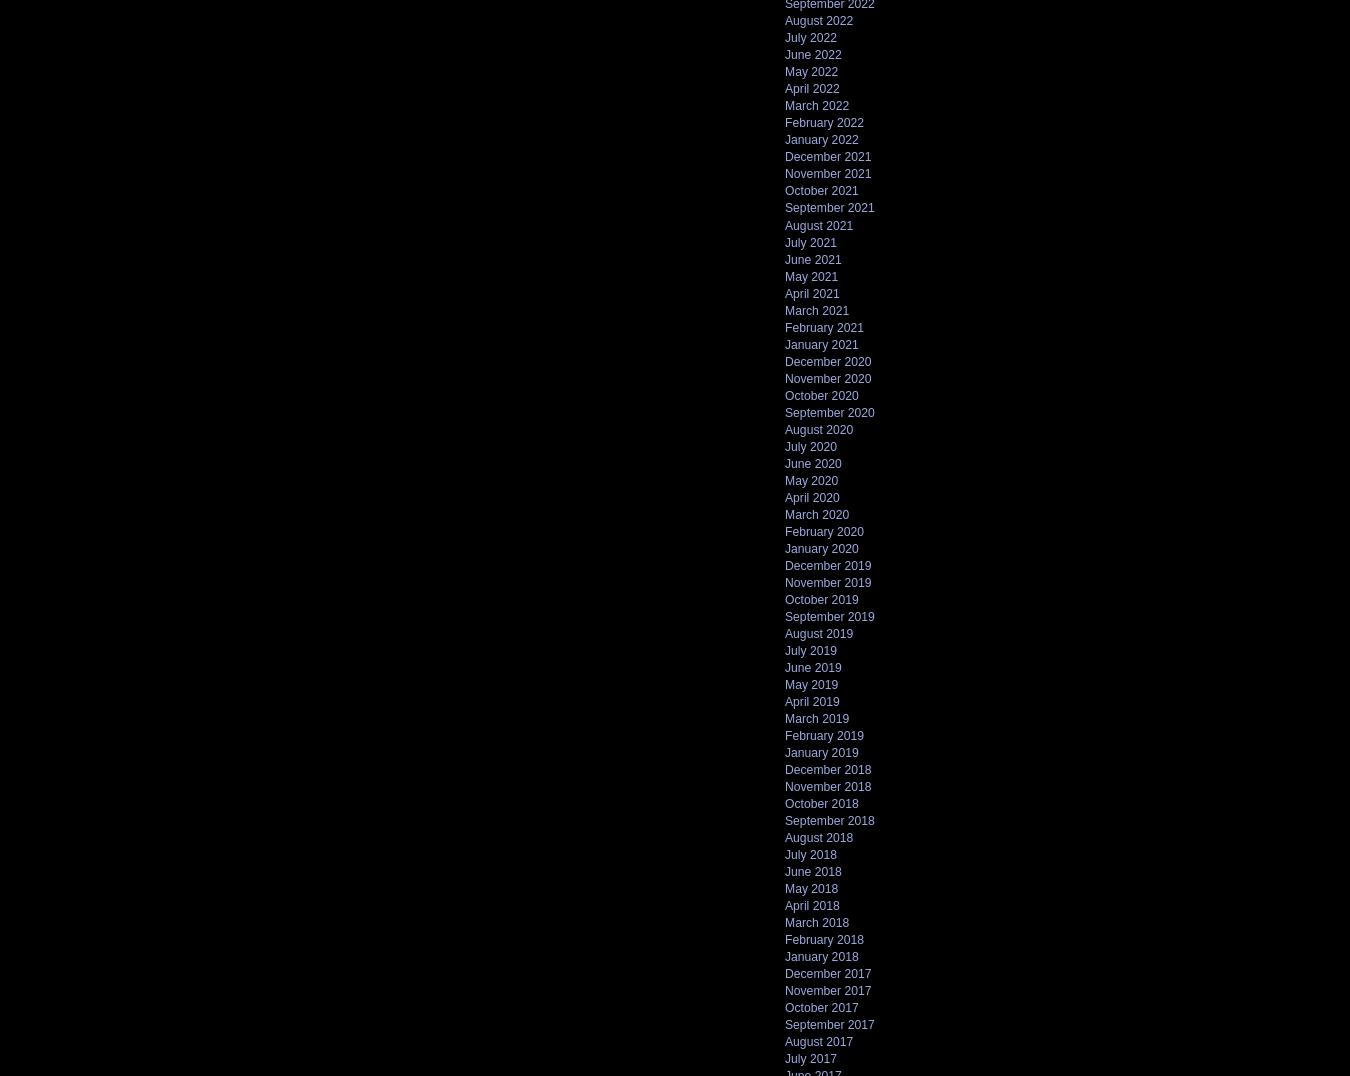  I want to click on 'September 2021', so click(829, 206).